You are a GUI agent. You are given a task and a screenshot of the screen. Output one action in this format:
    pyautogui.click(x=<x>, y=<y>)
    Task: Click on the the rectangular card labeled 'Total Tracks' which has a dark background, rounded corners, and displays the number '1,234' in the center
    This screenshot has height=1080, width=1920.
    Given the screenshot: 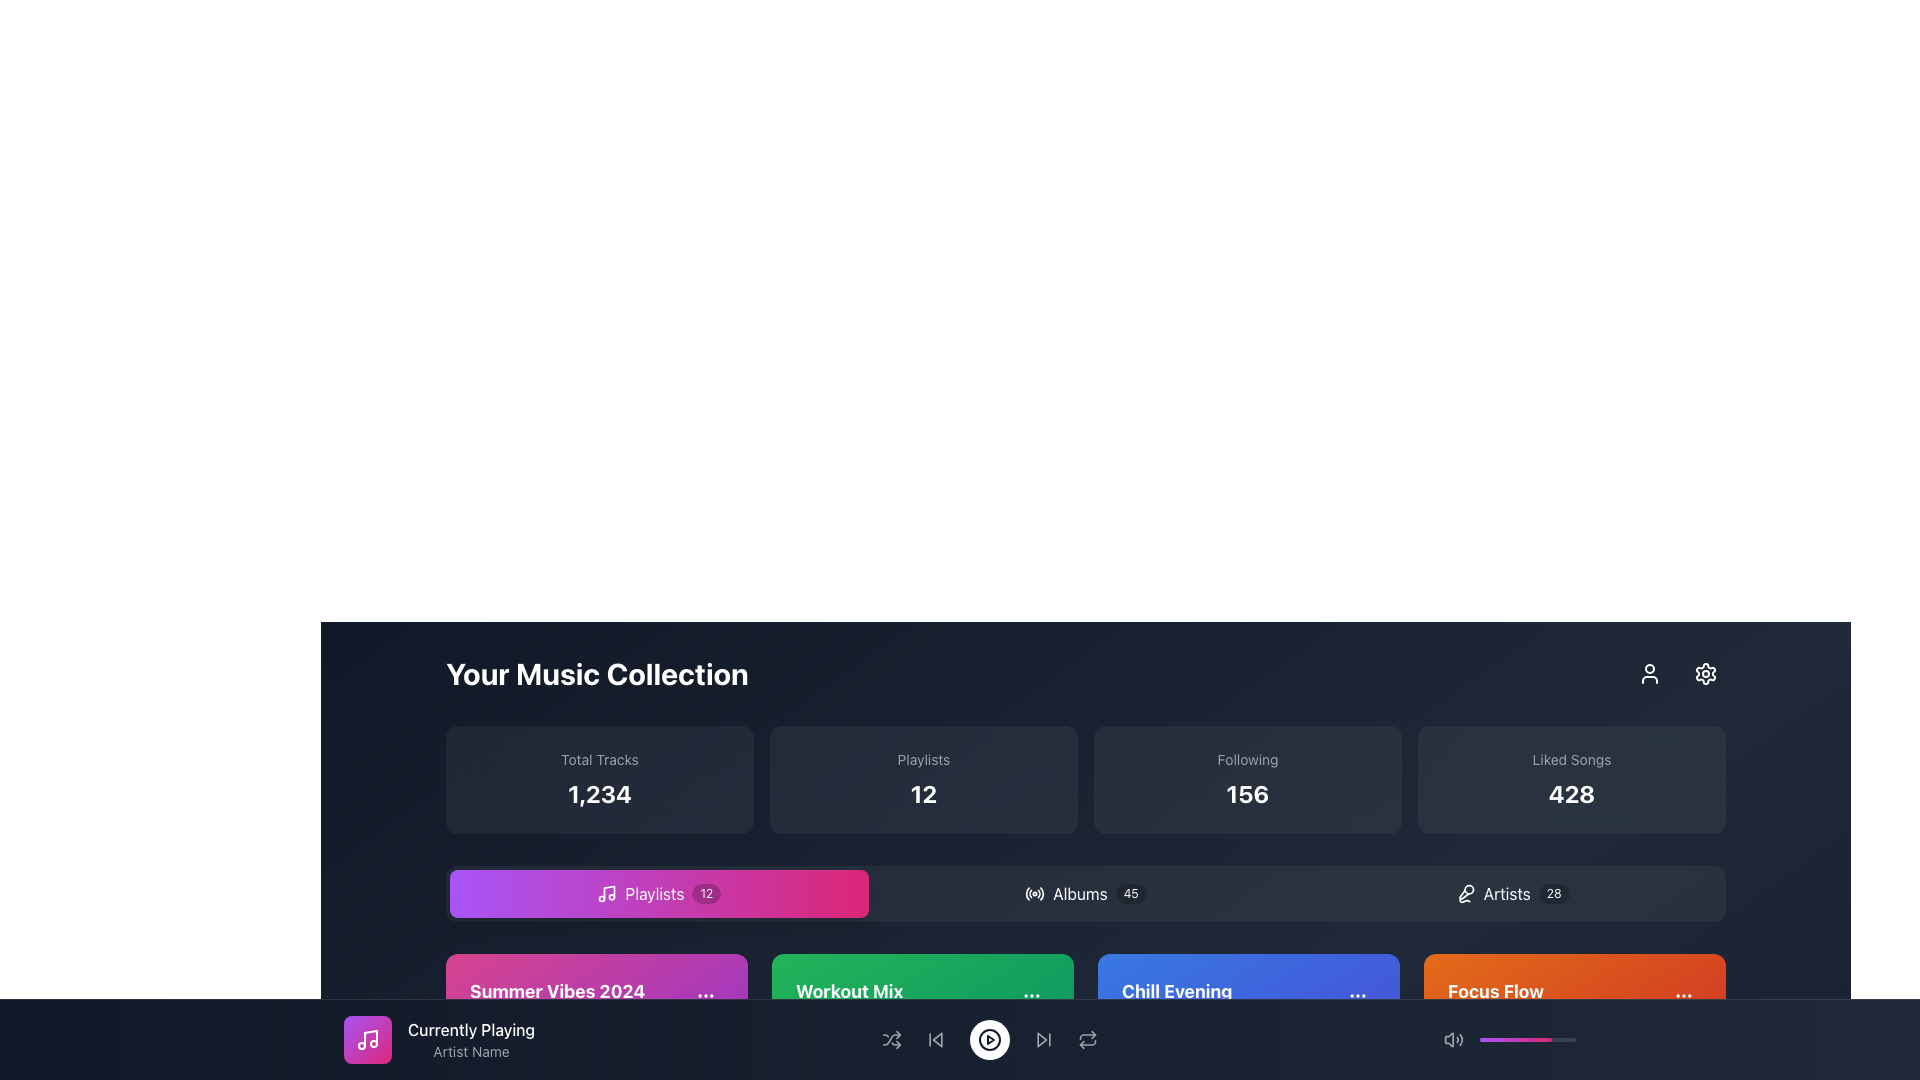 What is the action you would take?
    pyautogui.click(x=599, y=778)
    